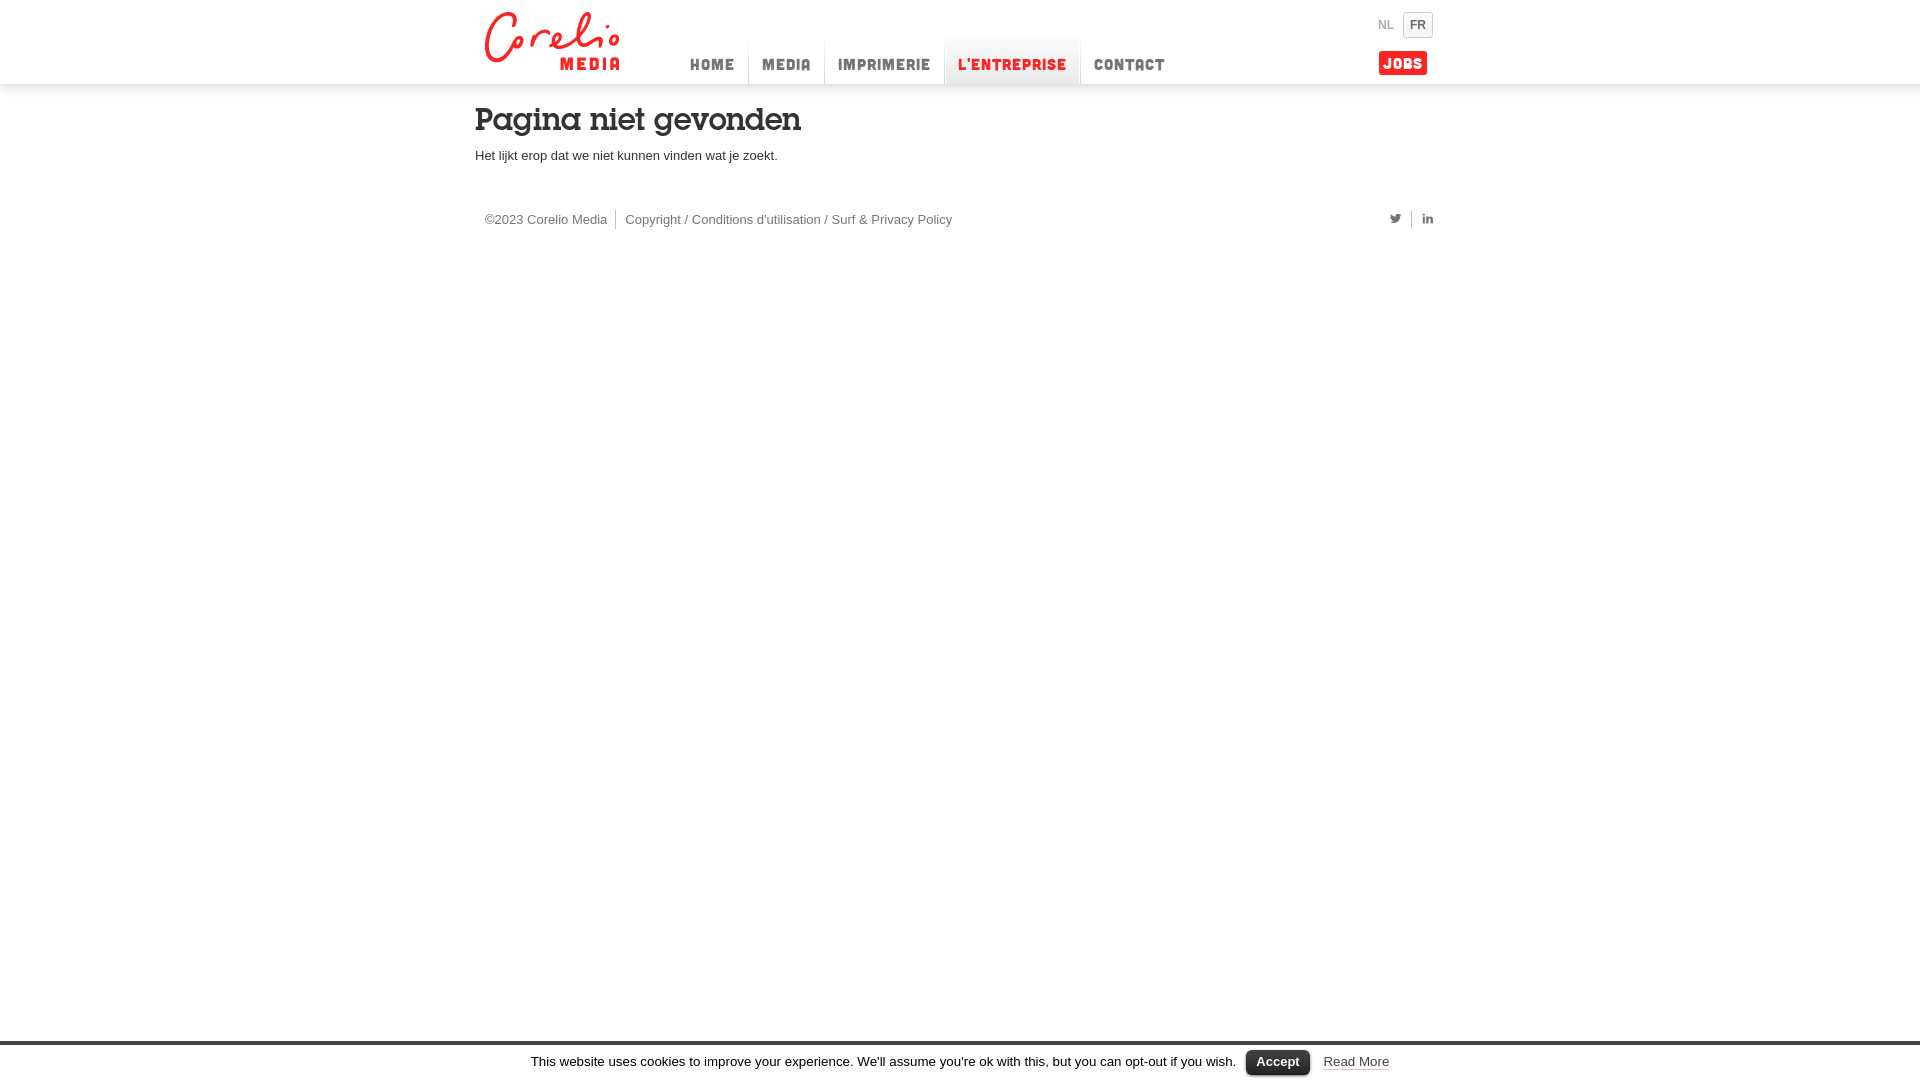 Image resolution: width=1920 pixels, height=1080 pixels. What do you see at coordinates (1356, 1060) in the screenshot?
I see `'Read More'` at bounding box center [1356, 1060].